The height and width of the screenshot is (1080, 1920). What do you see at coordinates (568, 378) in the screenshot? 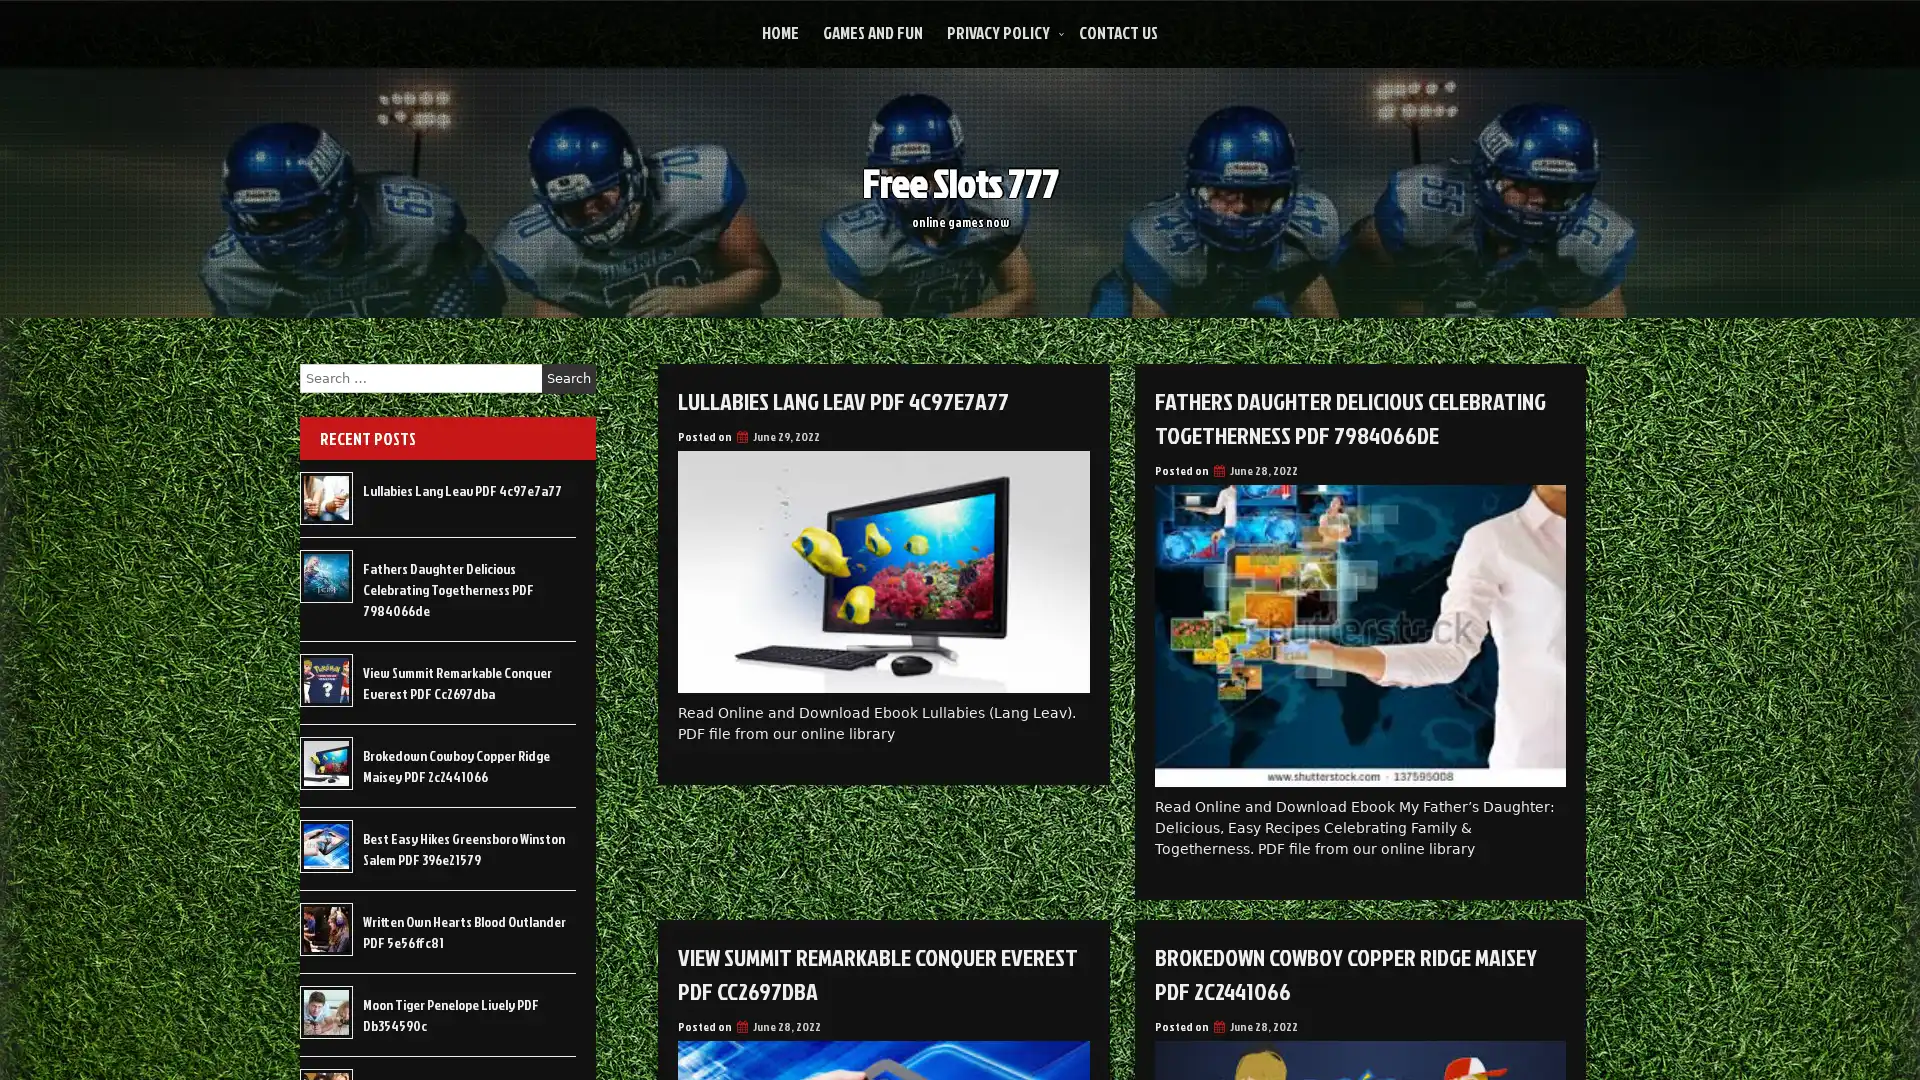
I see `Search` at bounding box center [568, 378].